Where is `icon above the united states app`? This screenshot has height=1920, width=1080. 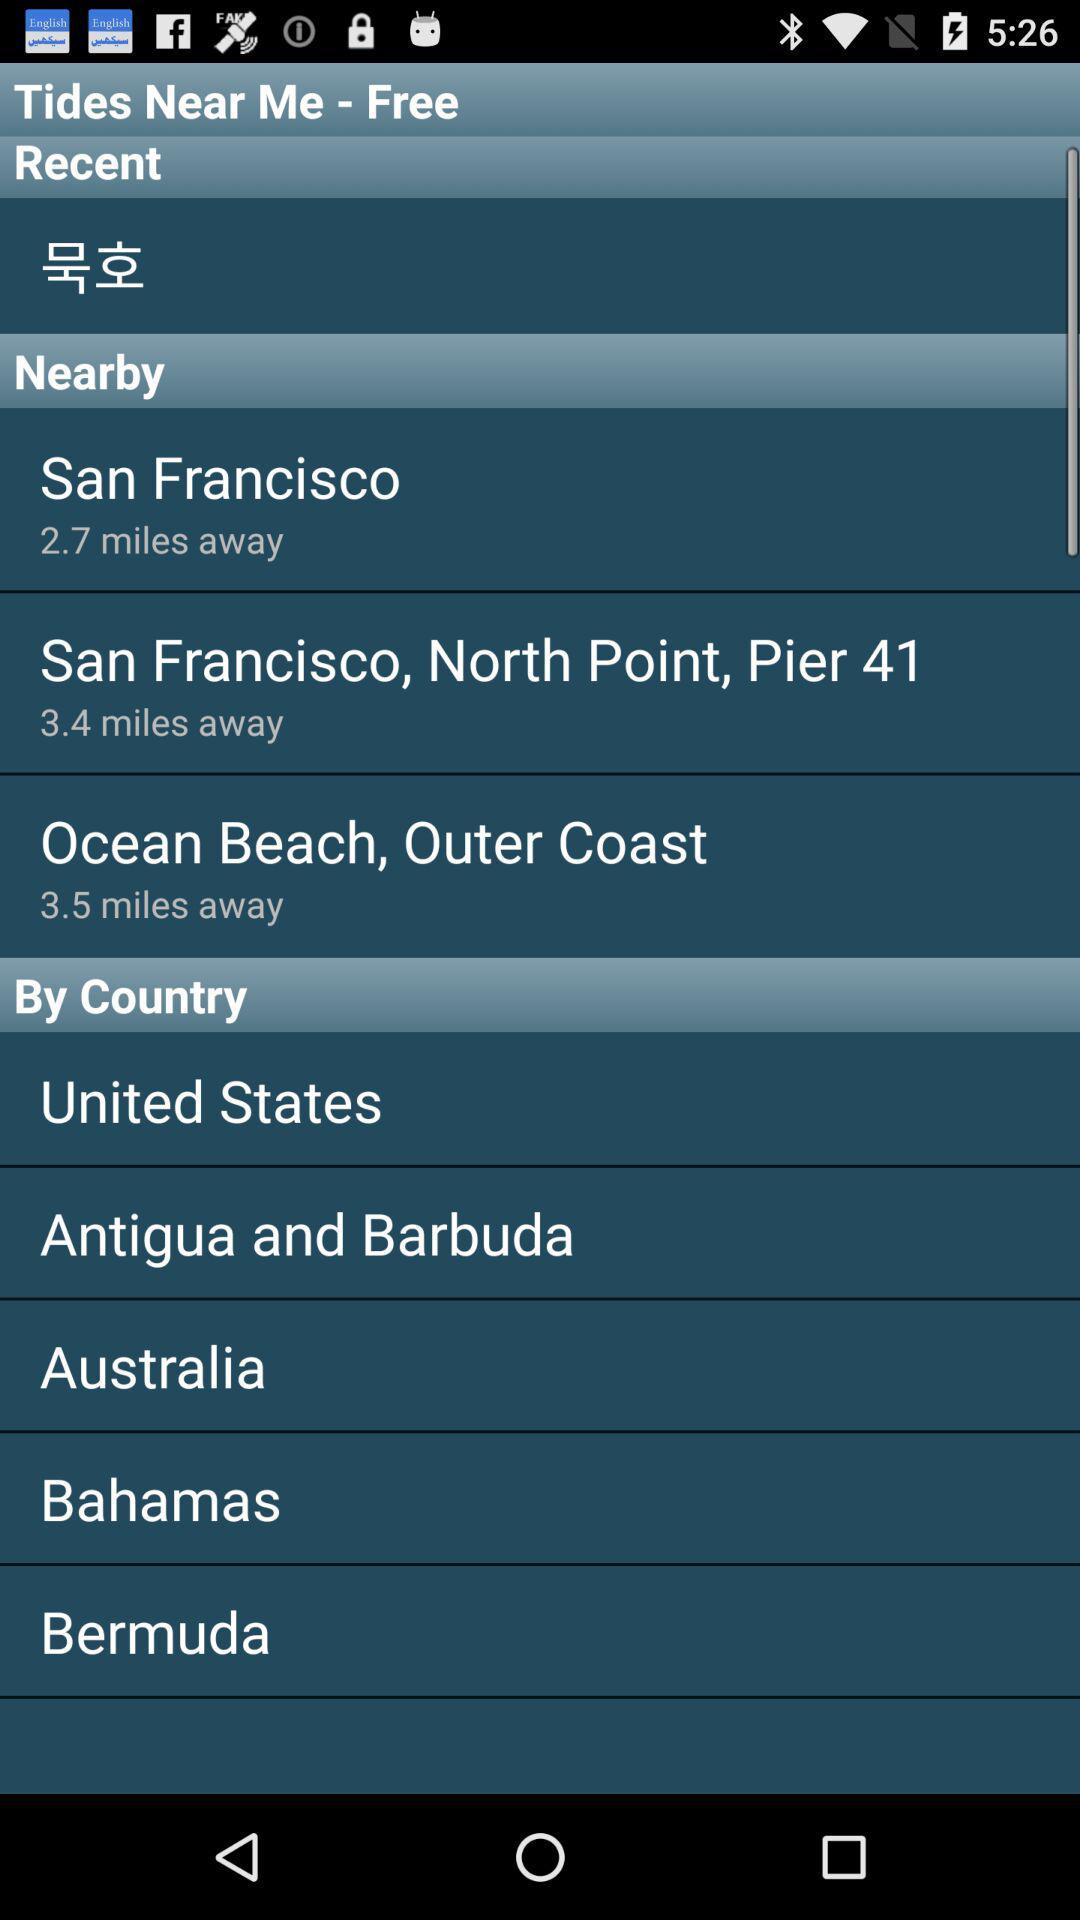 icon above the united states app is located at coordinates (540, 994).